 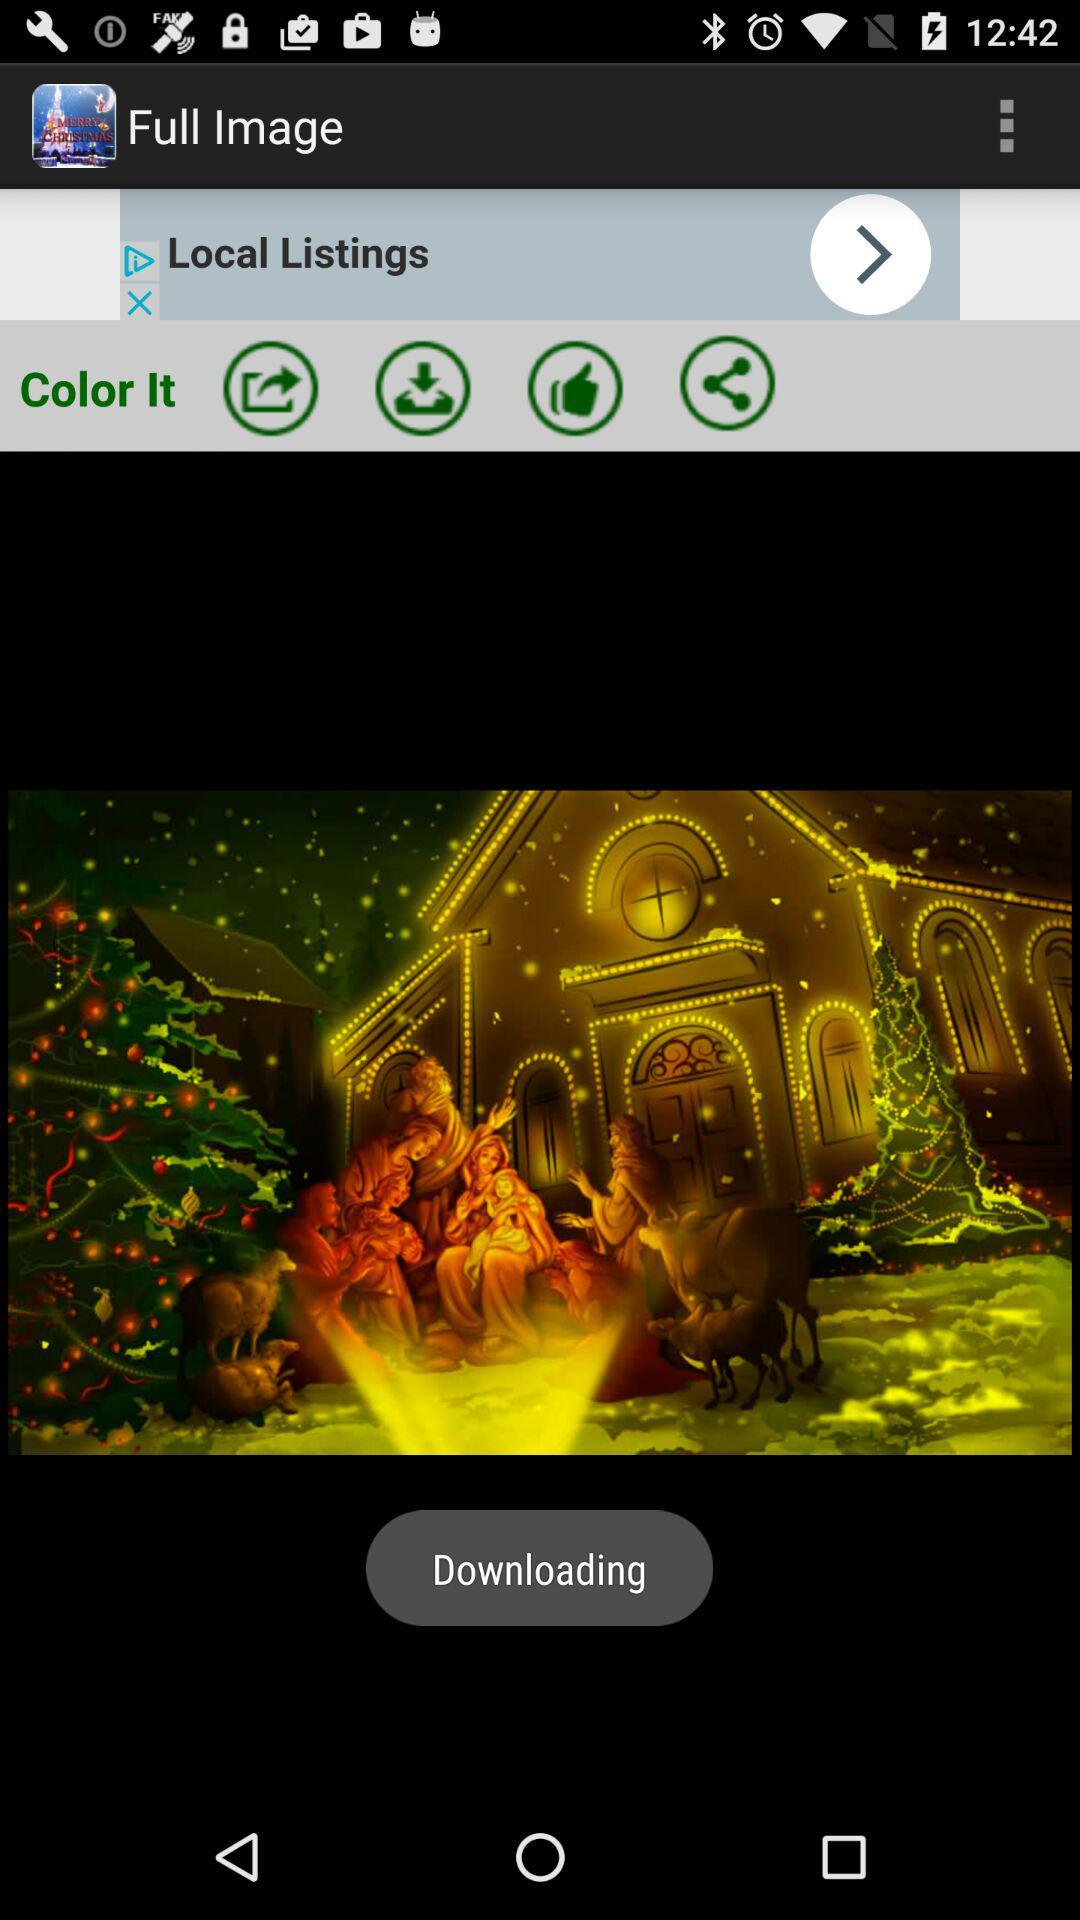 I want to click on share with contacts, so click(x=727, y=383).